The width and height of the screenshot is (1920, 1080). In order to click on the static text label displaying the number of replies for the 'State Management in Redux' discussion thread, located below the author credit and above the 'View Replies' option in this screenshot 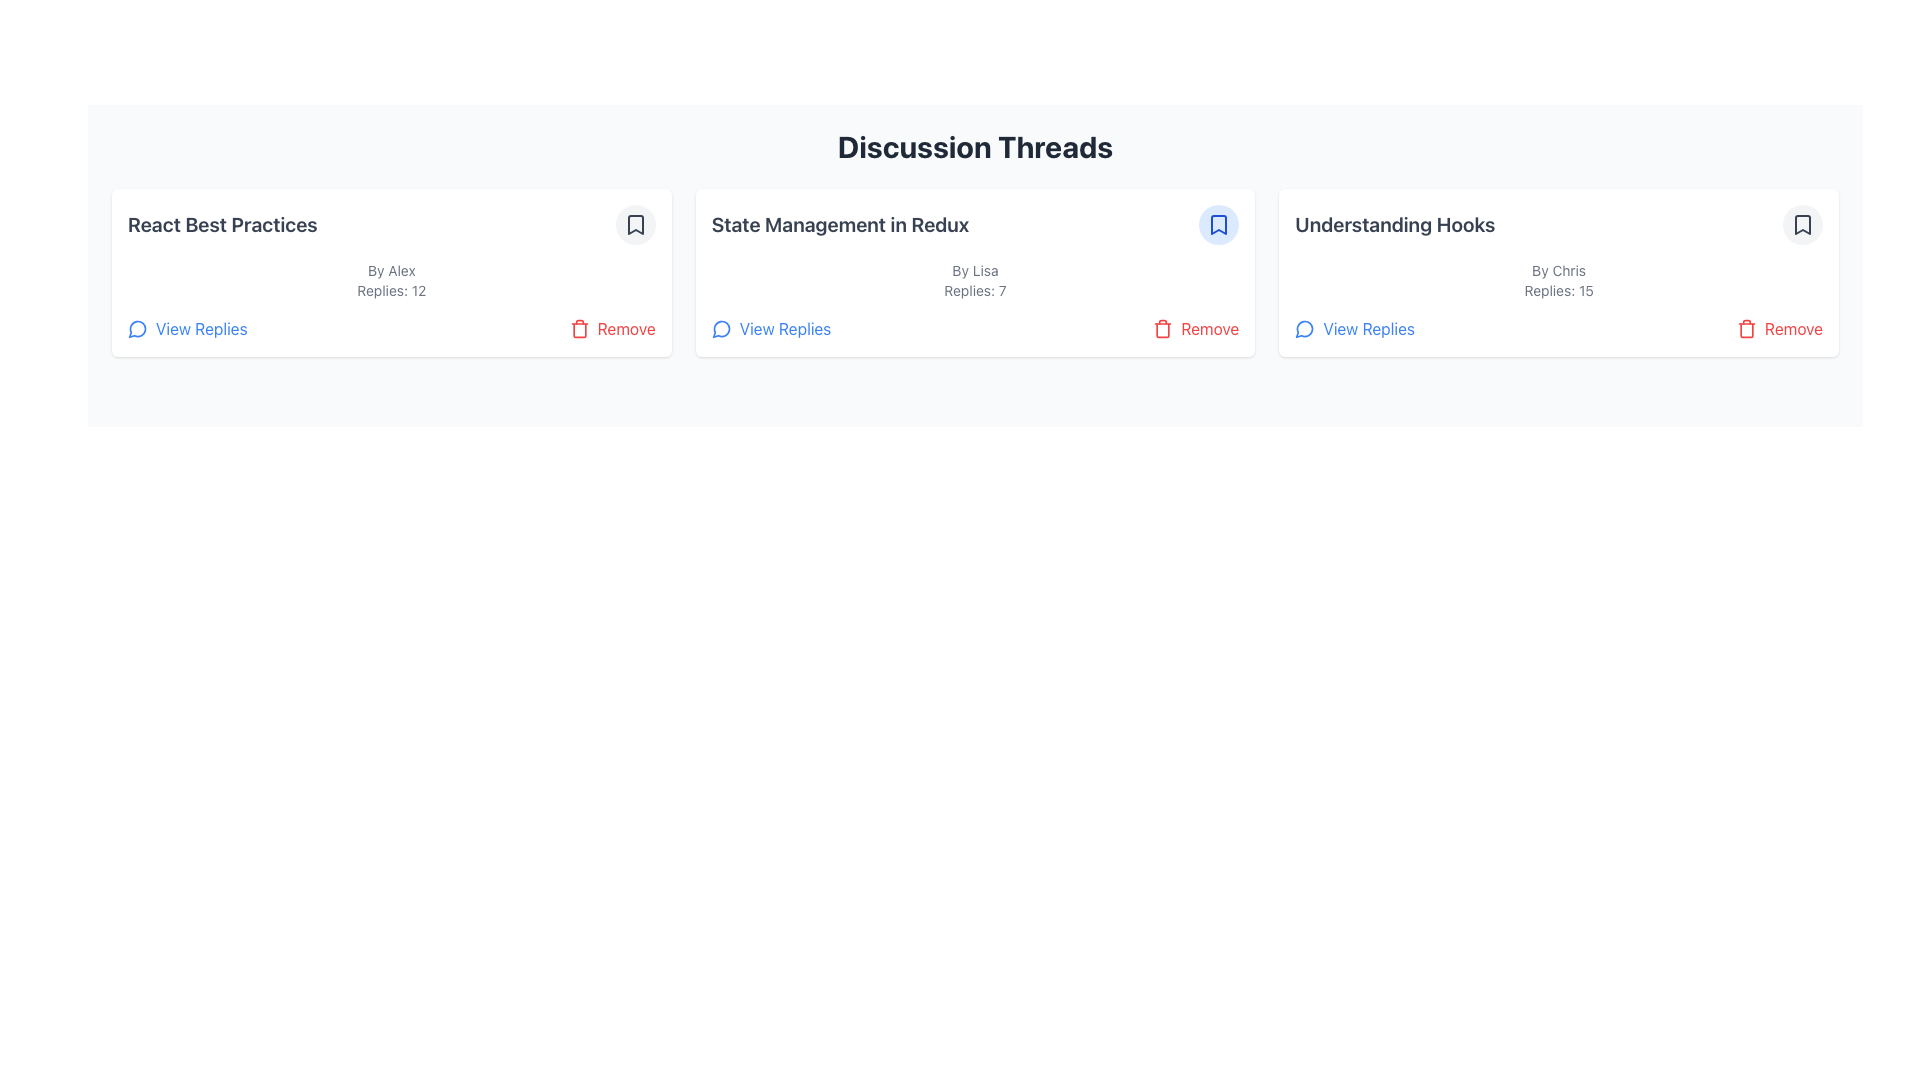, I will do `click(975, 290)`.